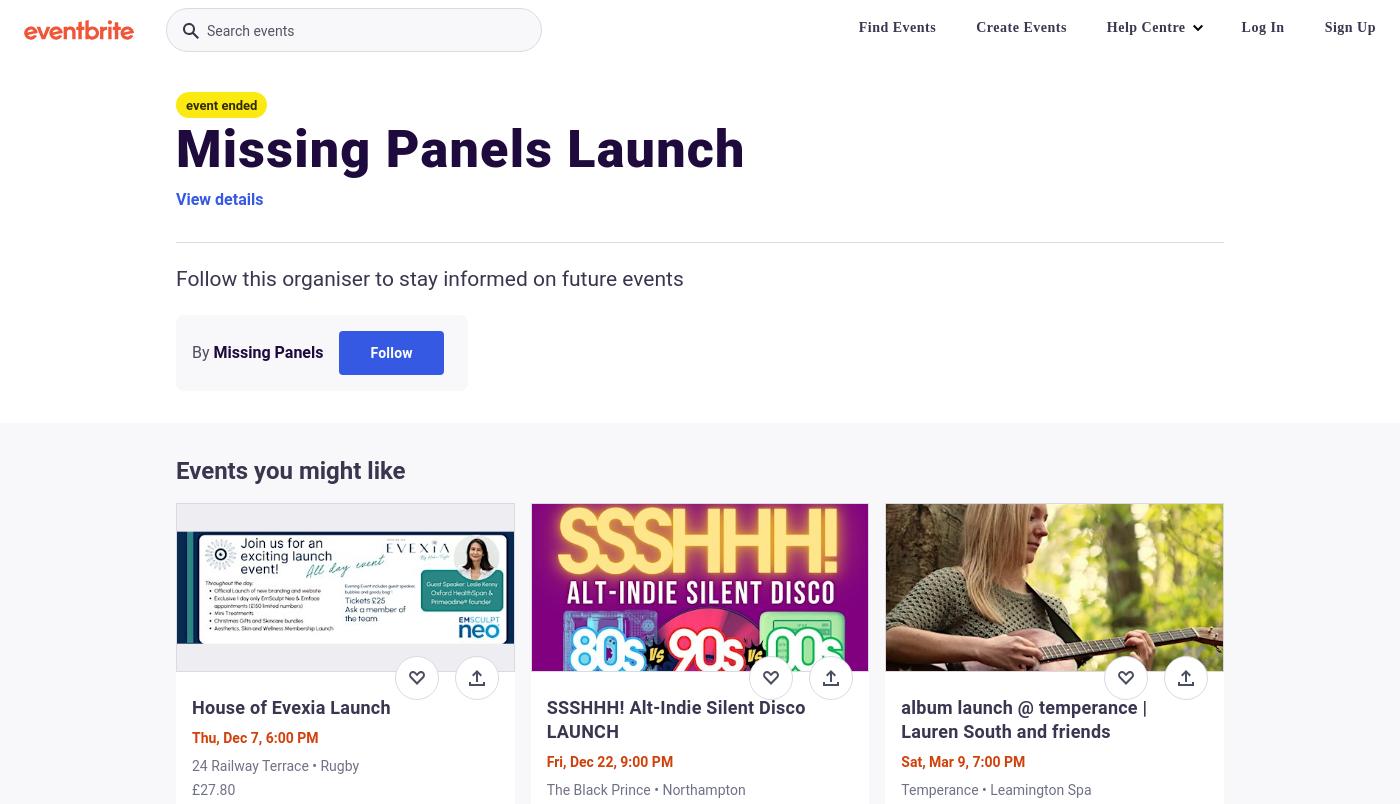  Describe the element at coordinates (1021, 27) in the screenshot. I see `'Create Events'` at that location.